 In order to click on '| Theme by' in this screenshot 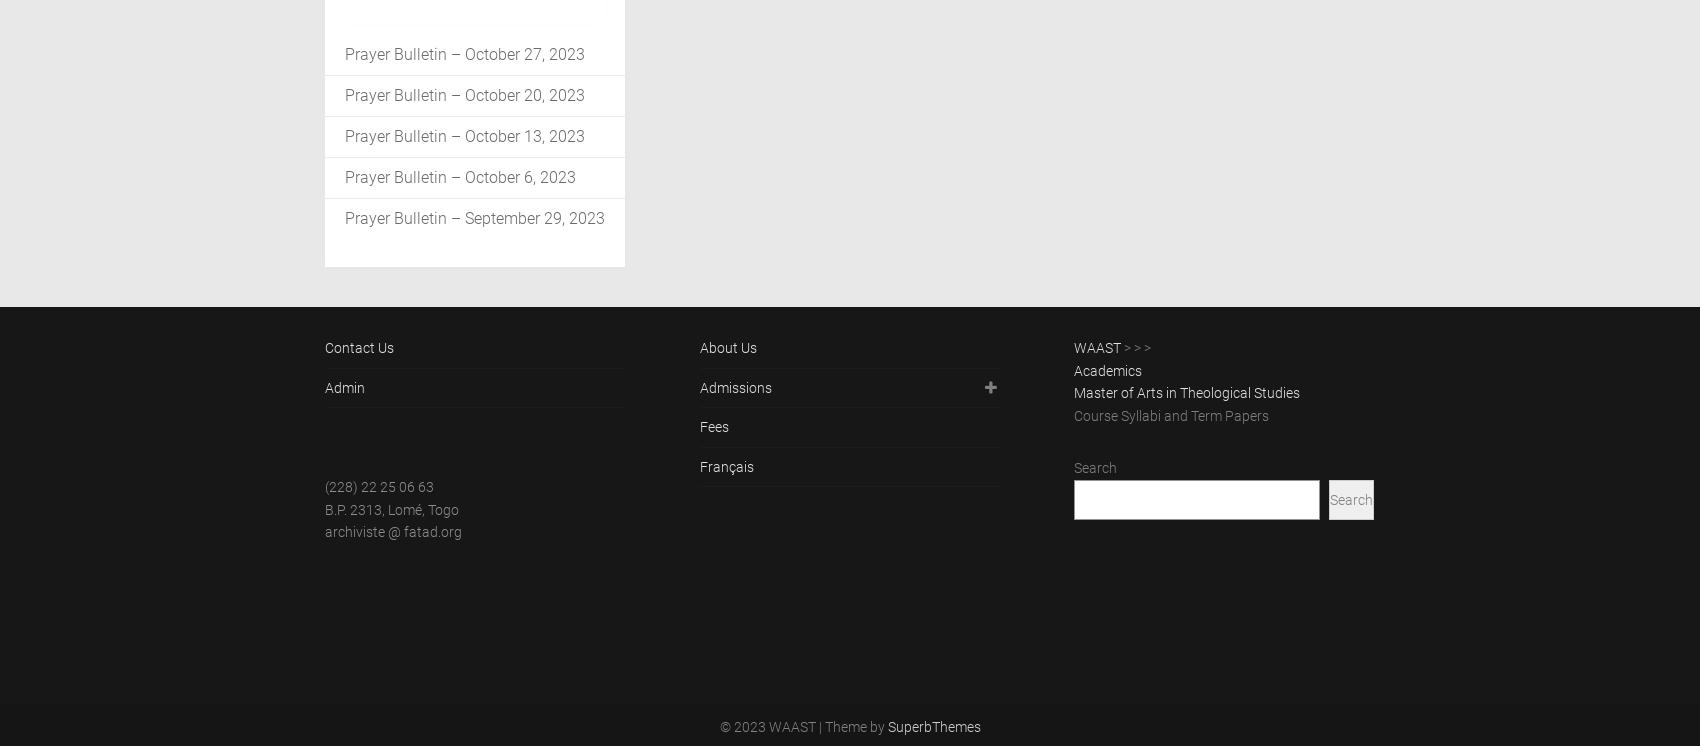, I will do `click(852, 725)`.